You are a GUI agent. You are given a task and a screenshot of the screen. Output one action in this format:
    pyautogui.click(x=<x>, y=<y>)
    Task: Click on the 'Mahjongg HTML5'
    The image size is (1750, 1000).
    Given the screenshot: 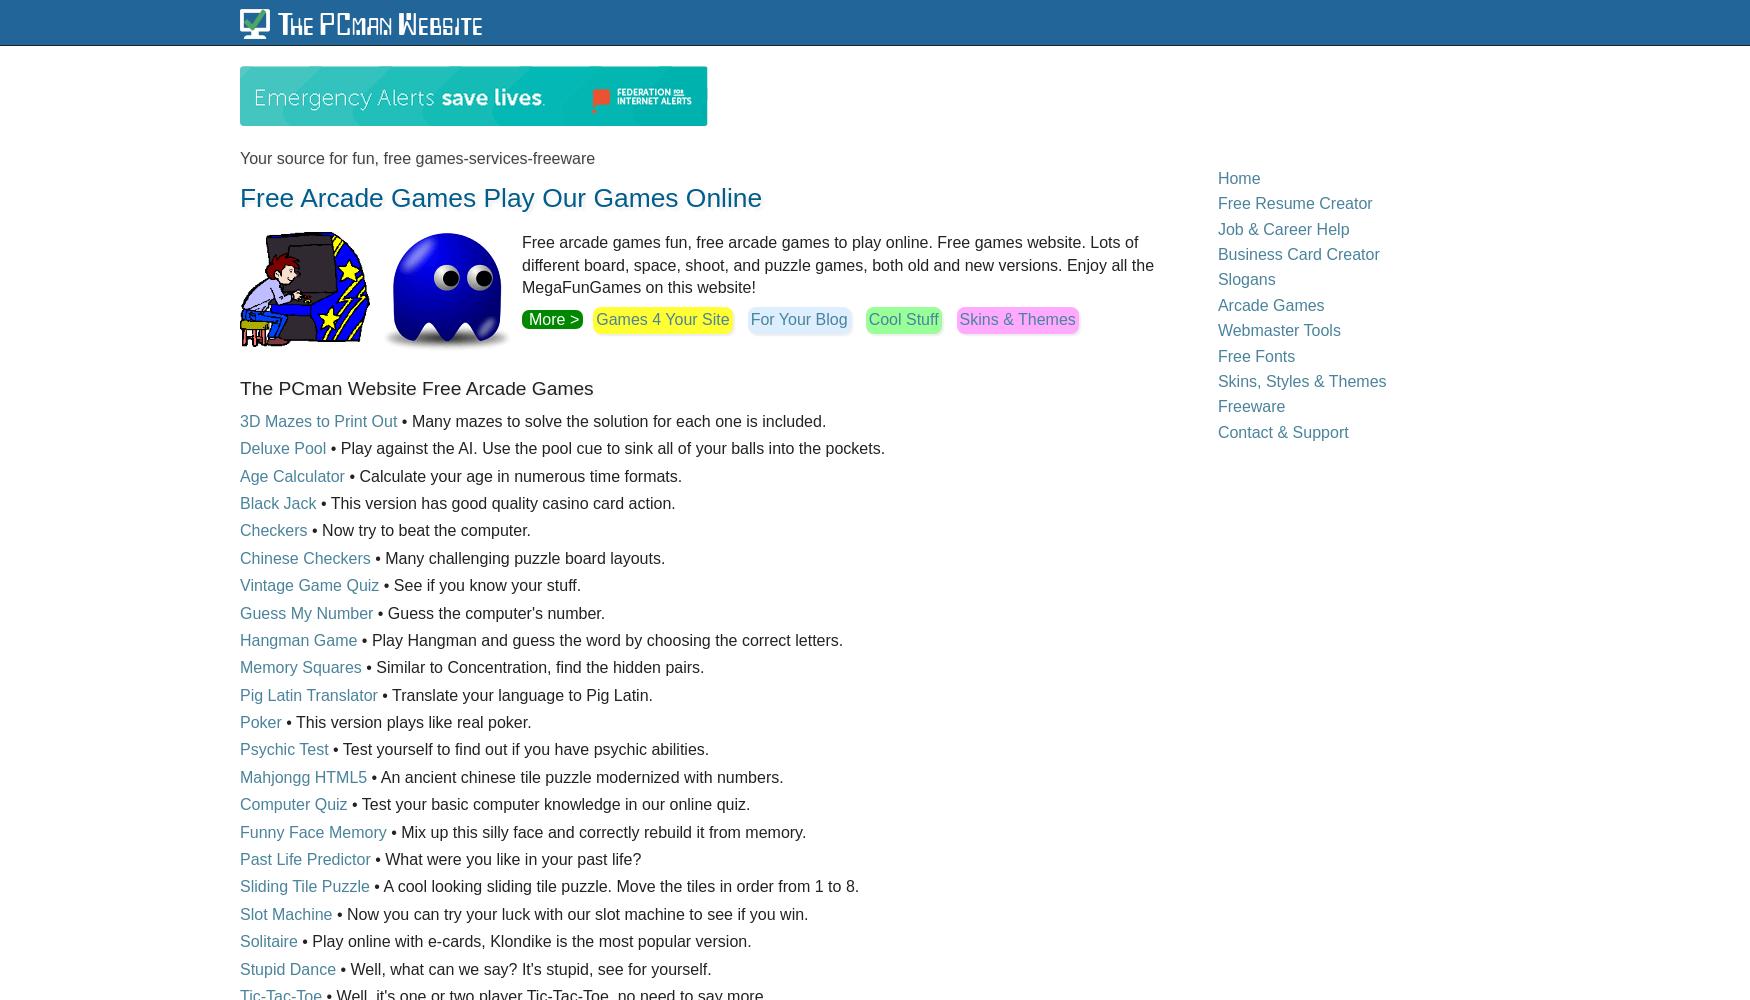 What is the action you would take?
    pyautogui.click(x=302, y=776)
    